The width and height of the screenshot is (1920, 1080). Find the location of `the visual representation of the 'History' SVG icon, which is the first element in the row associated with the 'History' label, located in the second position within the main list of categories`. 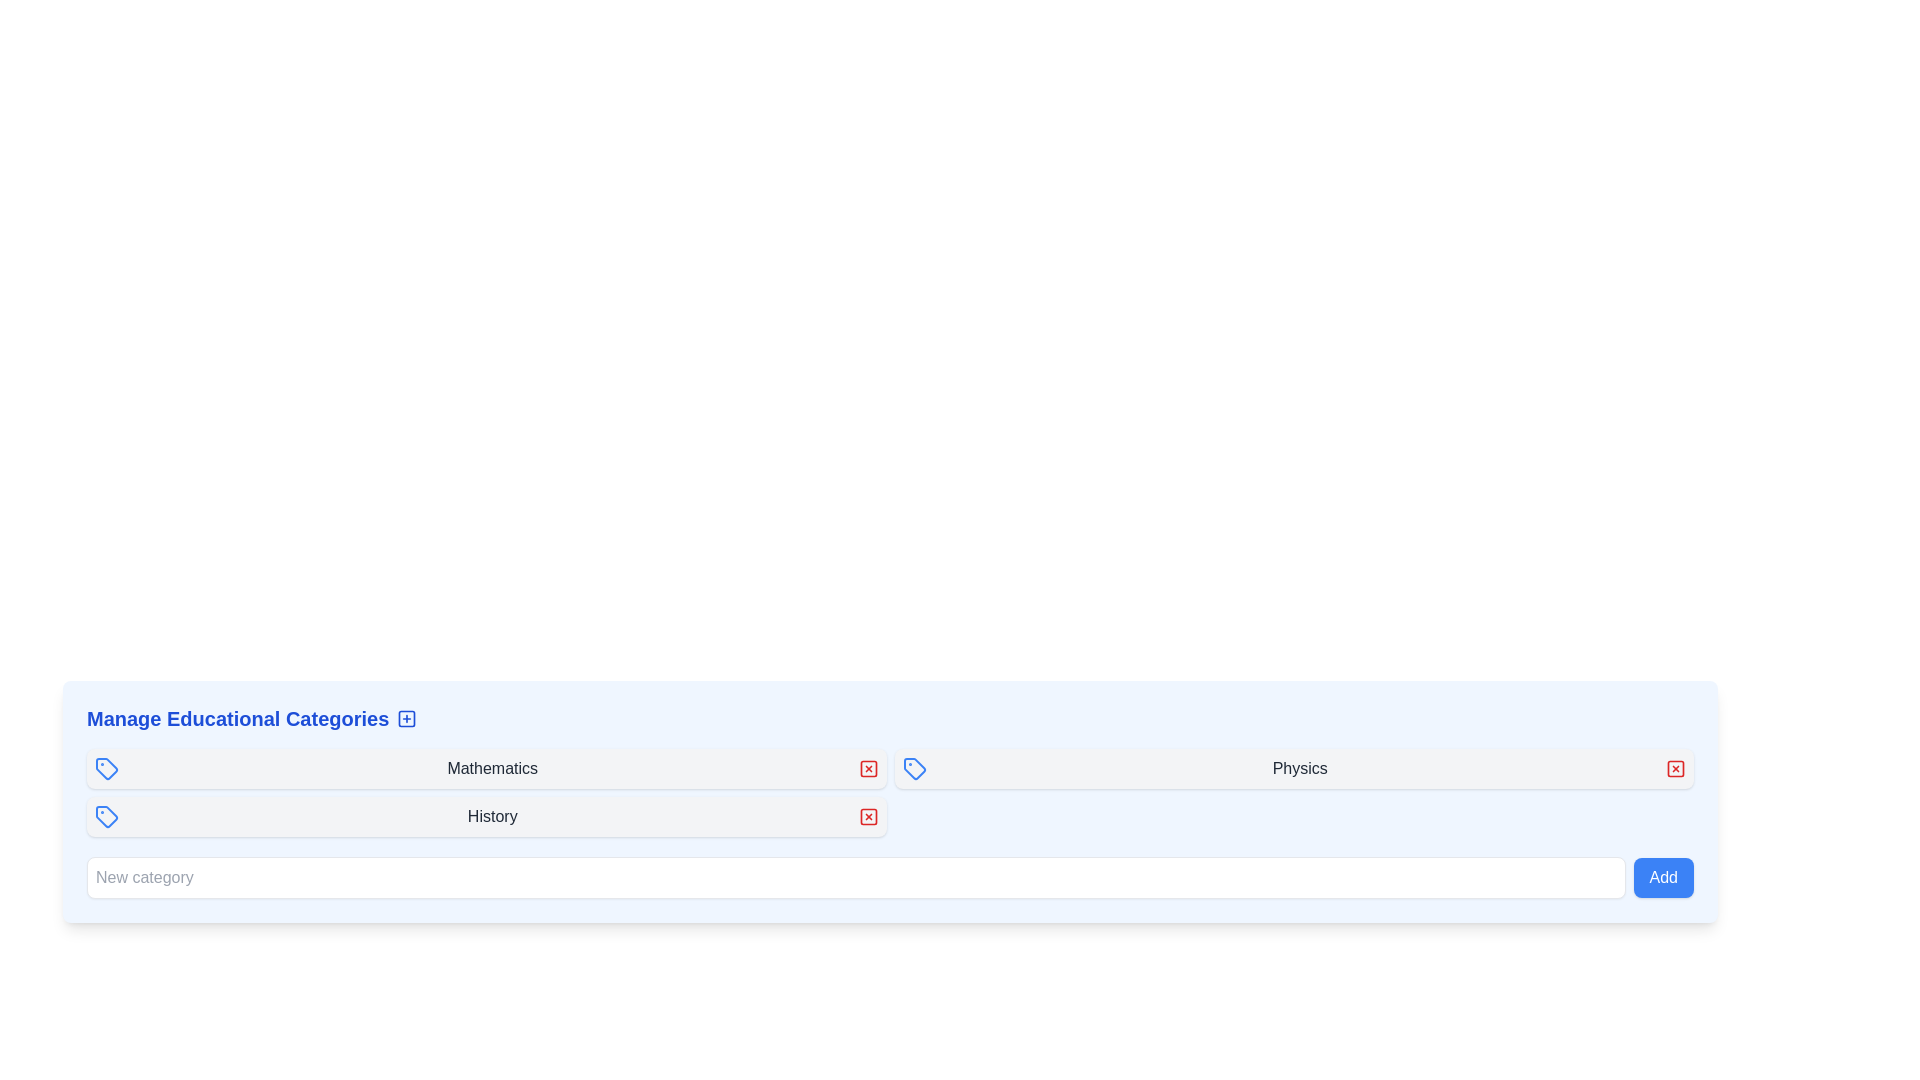

the visual representation of the 'History' SVG icon, which is the first element in the row associated with the 'History' label, located in the second position within the main list of categories is located at coordinates (105, 817).